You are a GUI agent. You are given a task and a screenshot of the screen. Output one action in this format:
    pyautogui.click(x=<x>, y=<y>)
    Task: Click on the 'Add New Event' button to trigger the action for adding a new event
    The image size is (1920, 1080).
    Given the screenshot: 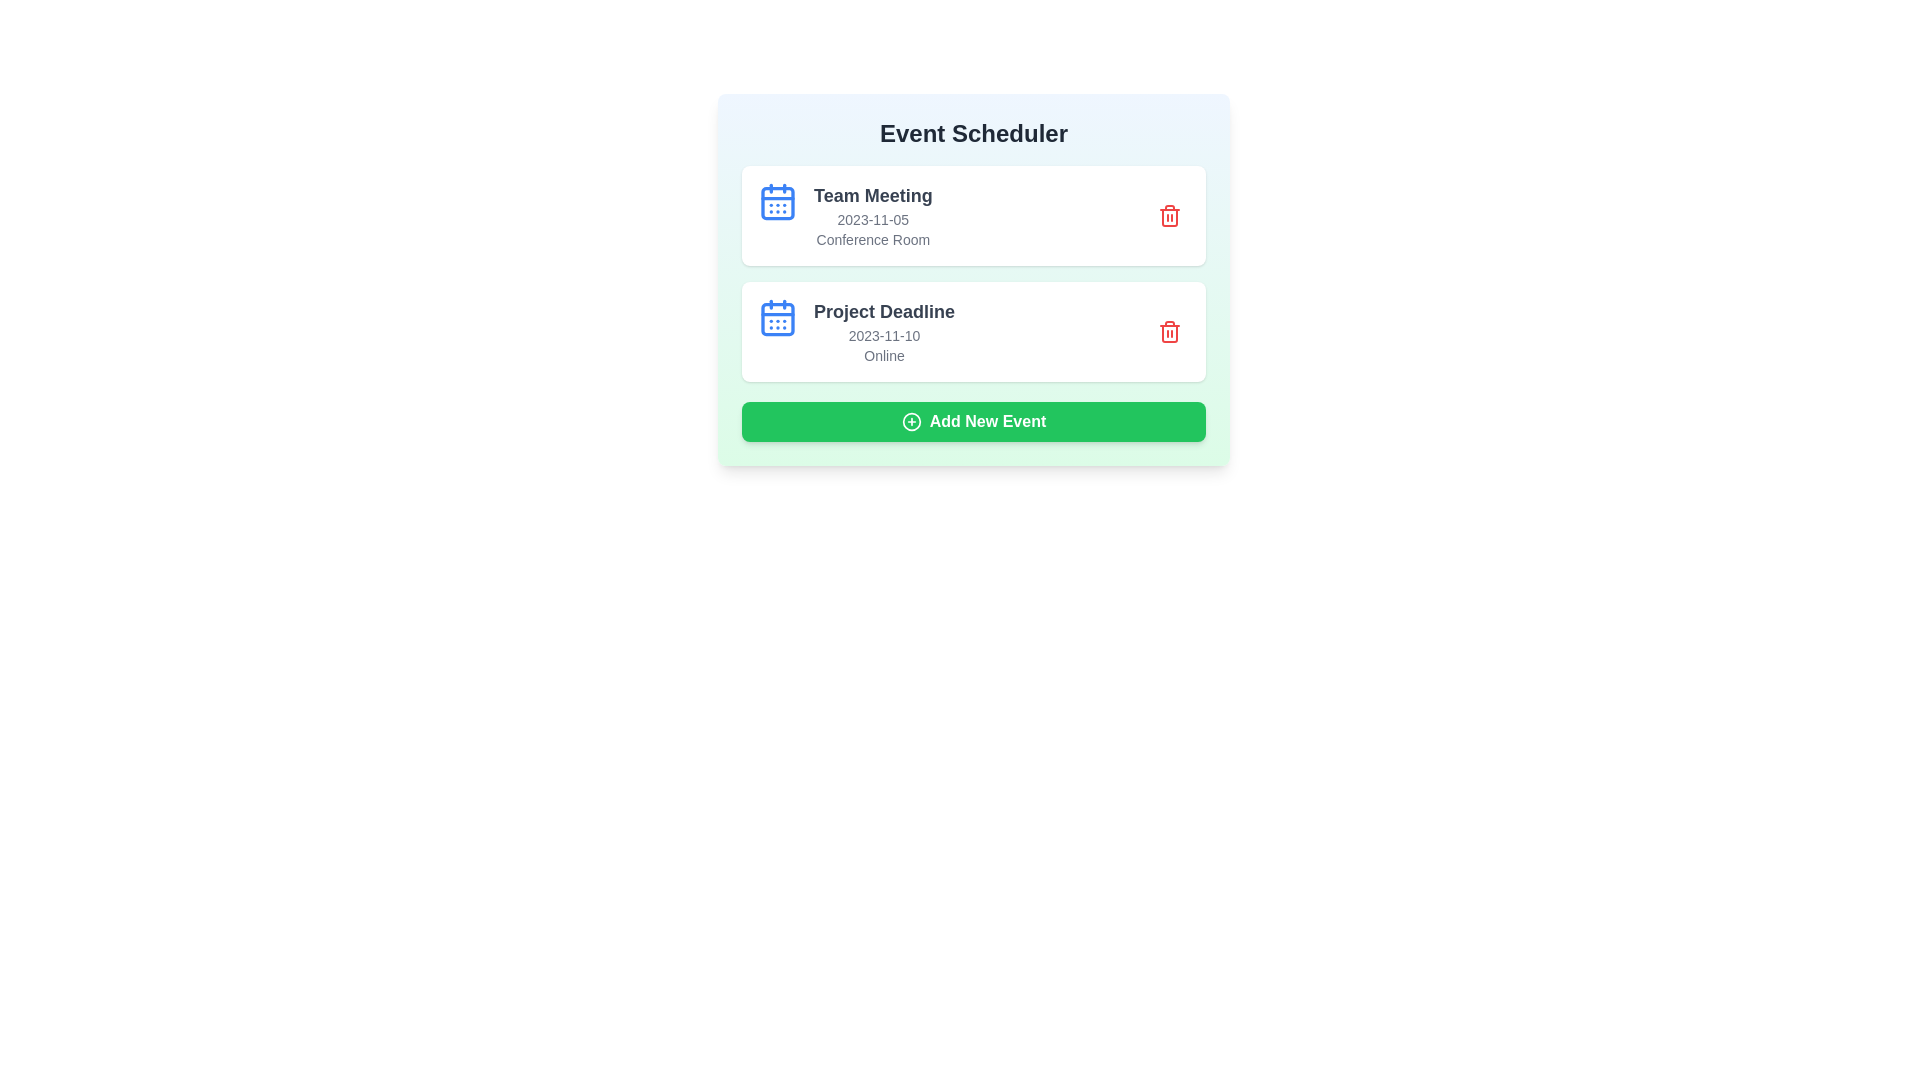 What is the action you would take?
    pyautogui.click(x=974, y=420)
    